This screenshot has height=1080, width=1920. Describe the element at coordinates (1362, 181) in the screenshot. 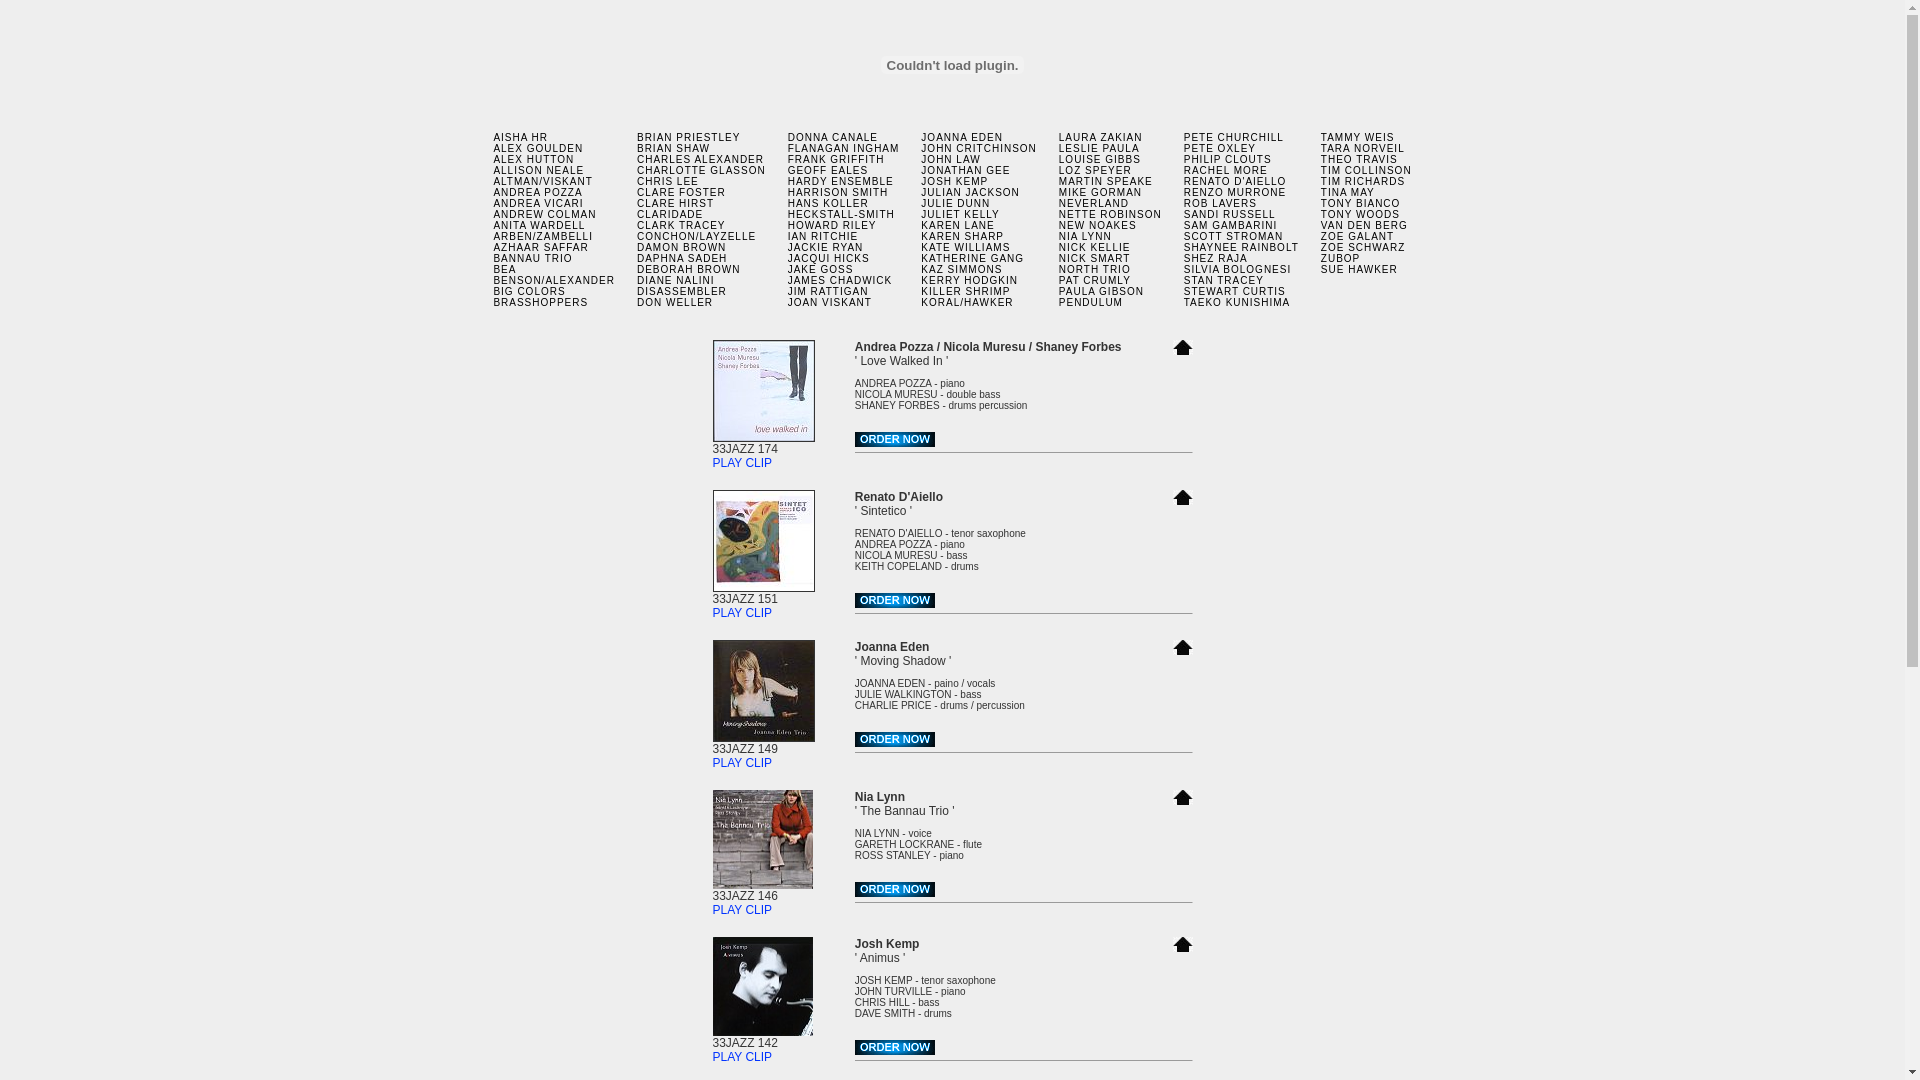

I see `'TIM RICHARDS'` at that location.